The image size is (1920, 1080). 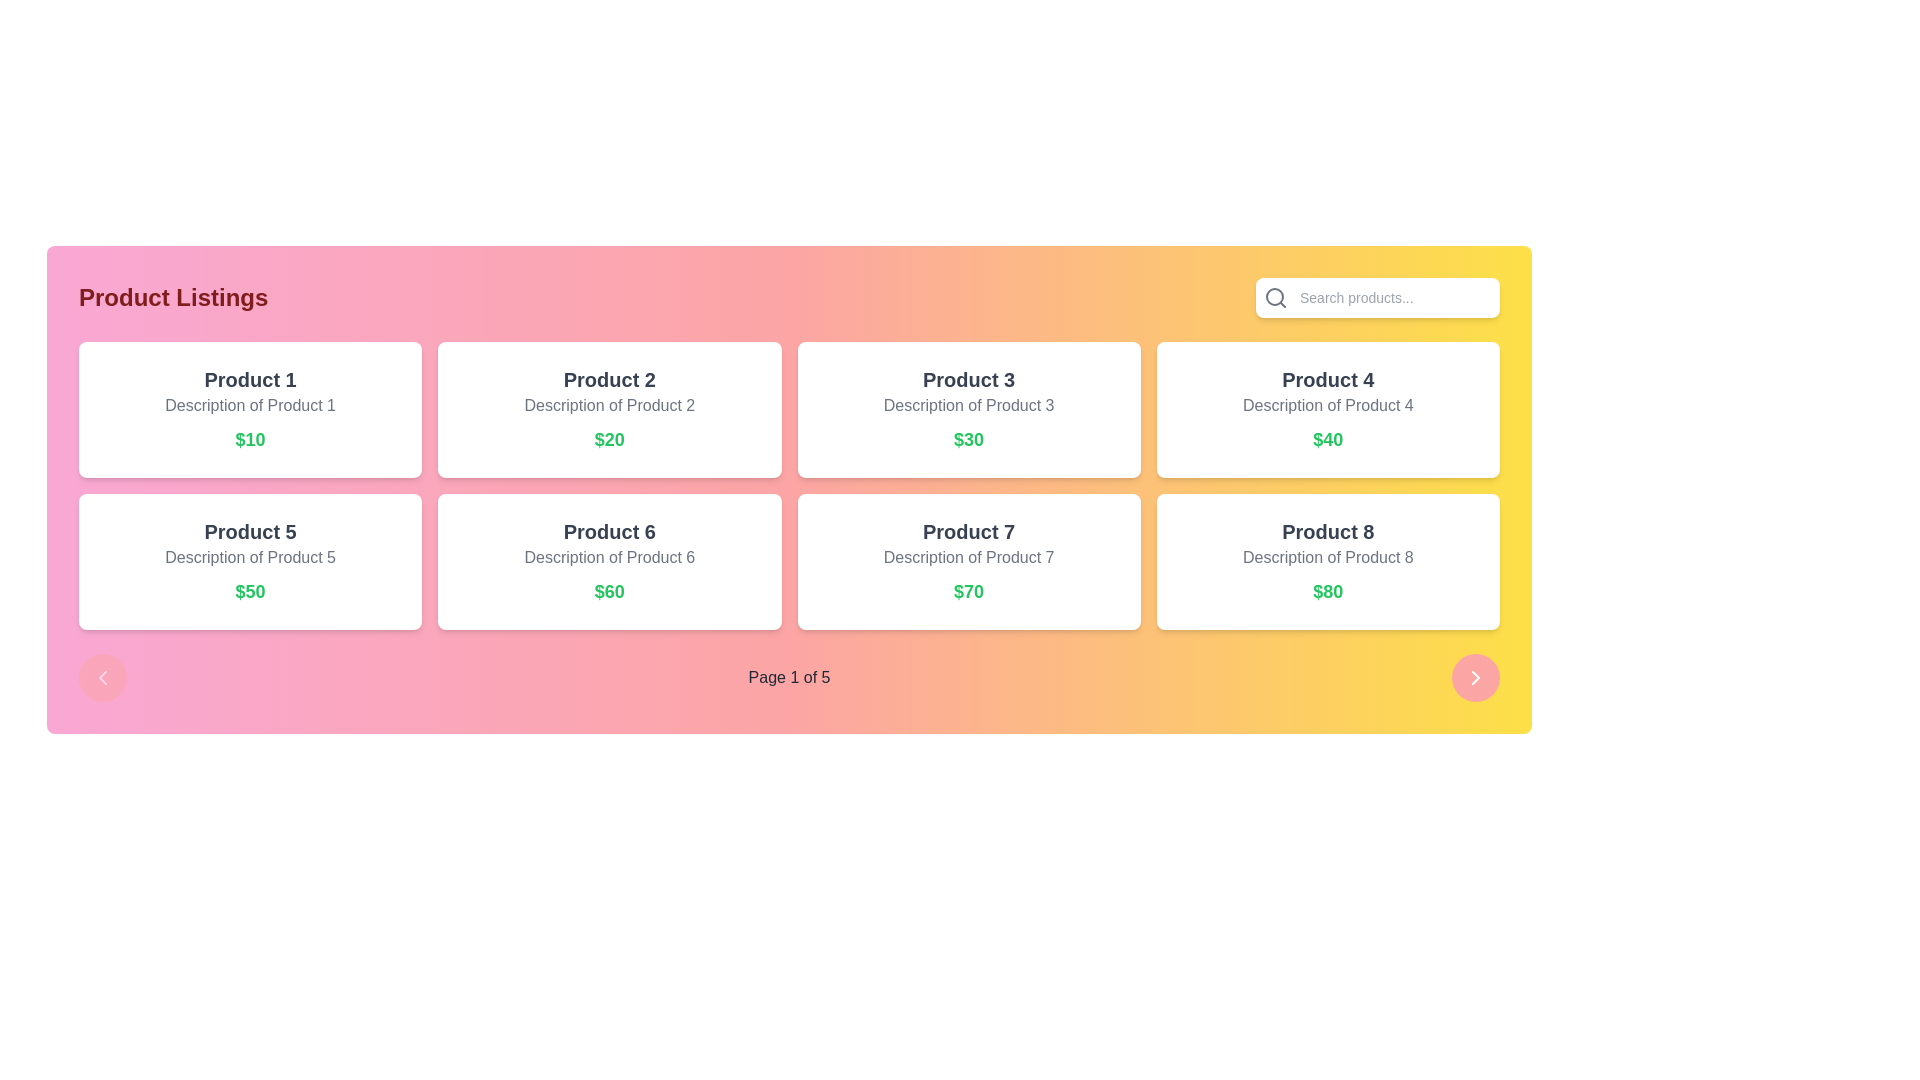 I want to click on the Card component representing 'Product 5', which includes its name, description, and price information, located in the fifth position of the product listing grid, so click(x=249, y=562).